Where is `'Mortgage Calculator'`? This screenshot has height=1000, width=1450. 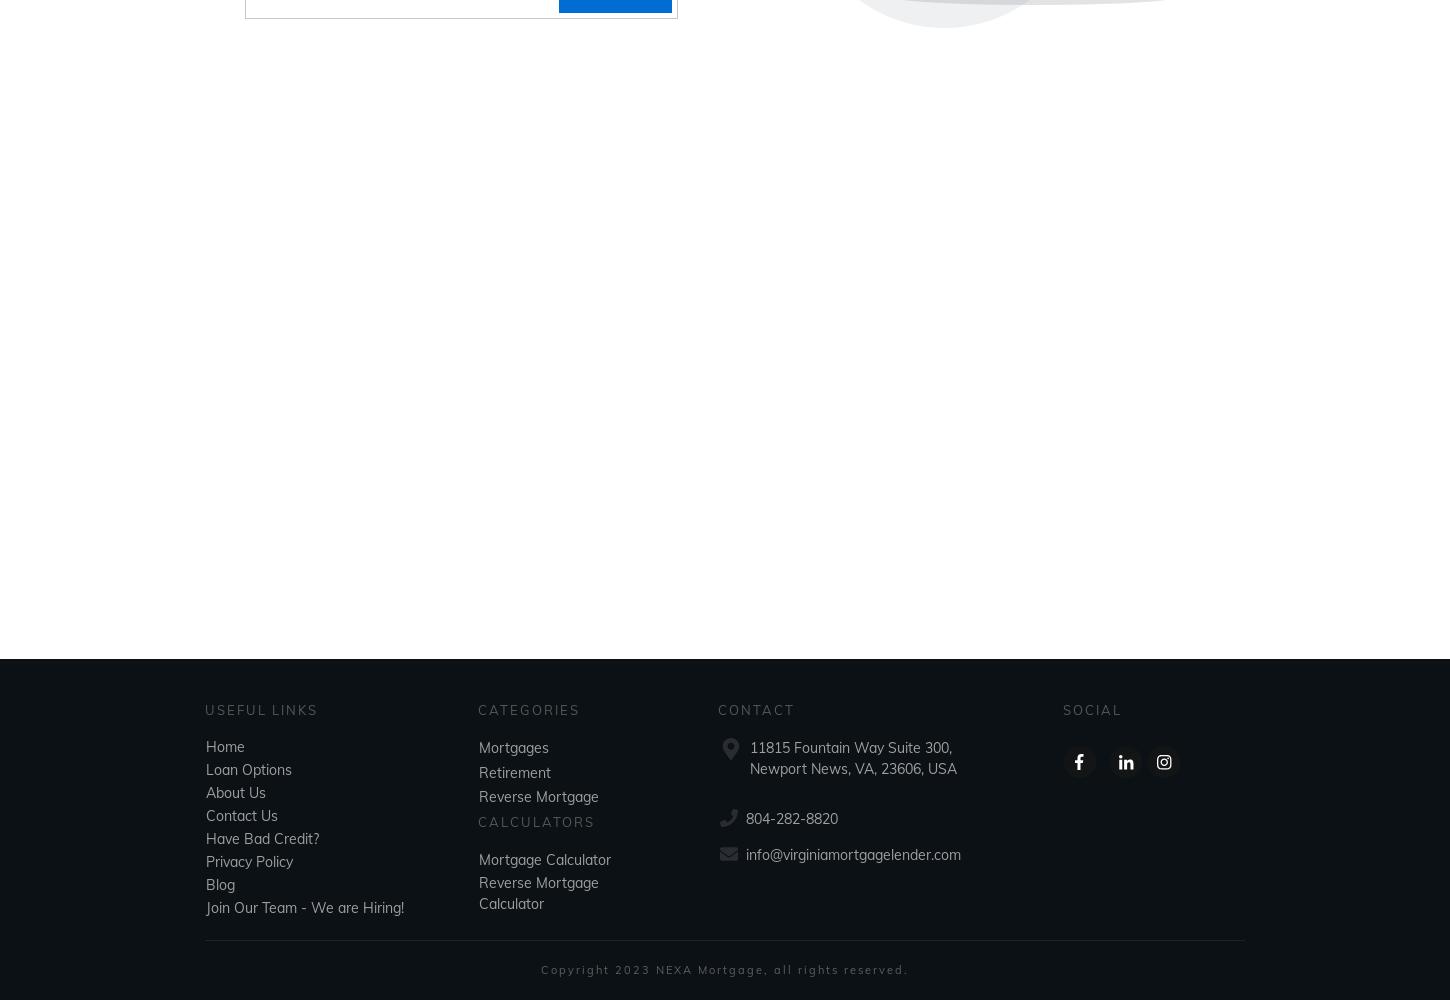 'Mortgage Calculator' is located at coordinates (544, 859).